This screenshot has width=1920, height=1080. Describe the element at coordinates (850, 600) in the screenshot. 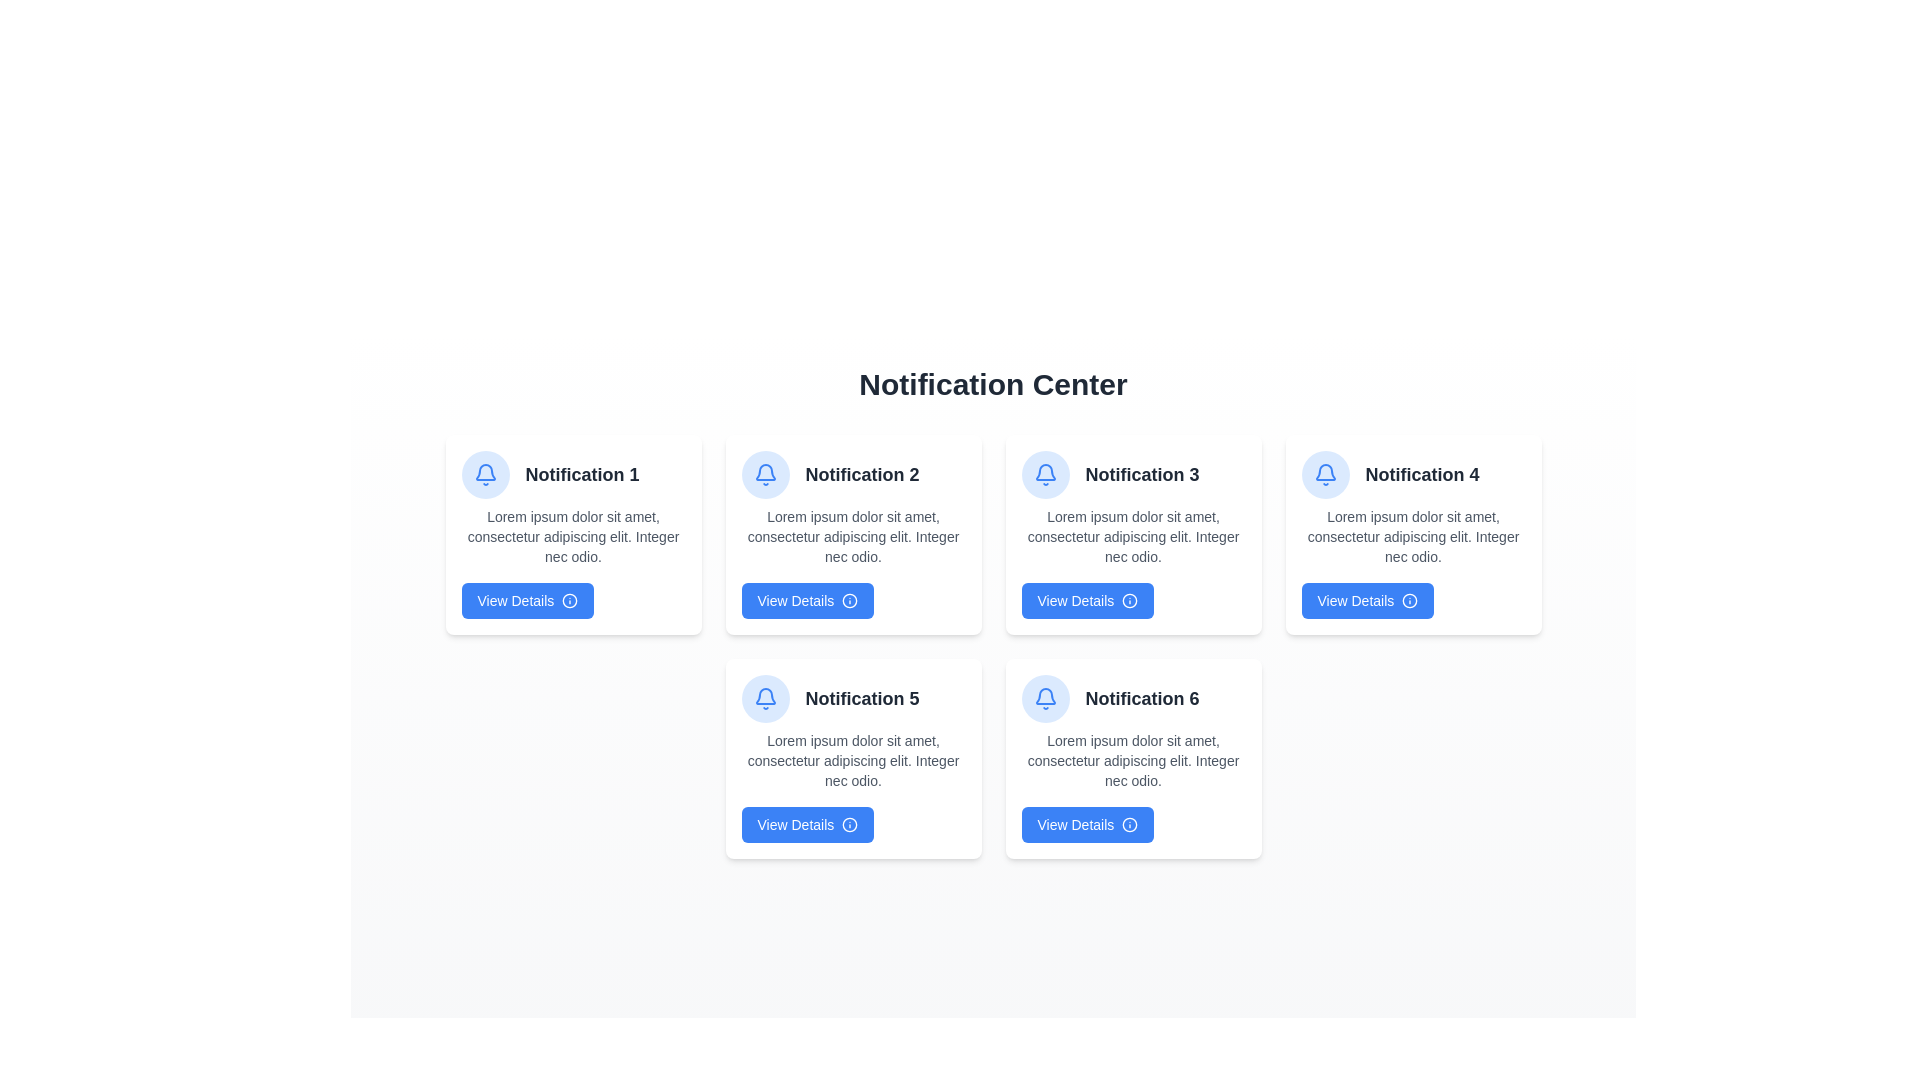

I see `the circular Graphical Icon Component located on the right side of the 'View Details' button in the second notification item of the top row` at that location.